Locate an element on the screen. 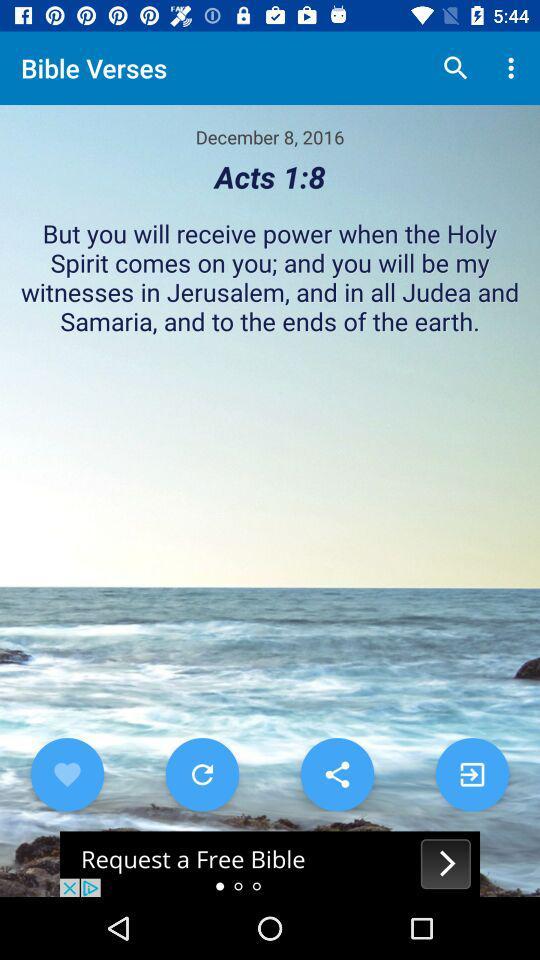  the favorite icon is located at coordinates (67, 773).